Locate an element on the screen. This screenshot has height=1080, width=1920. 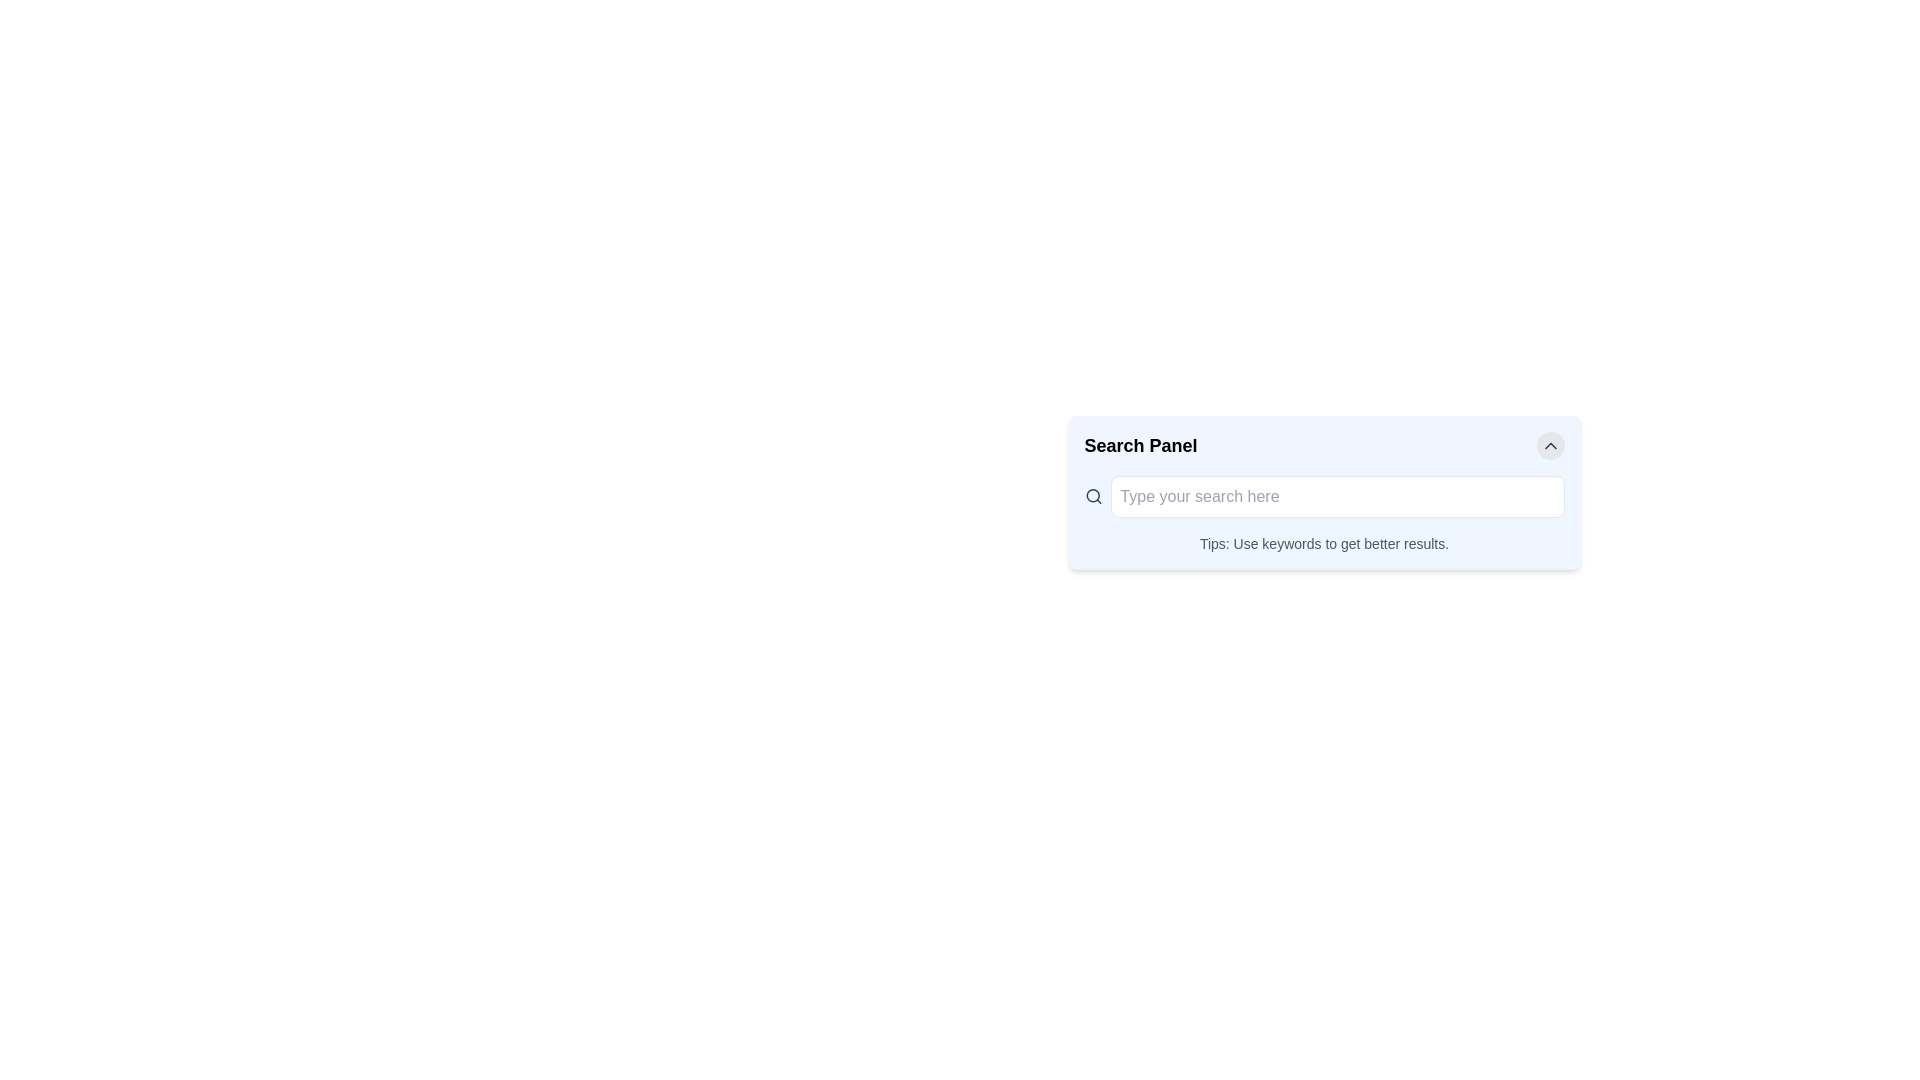
the 'up' direction icon located at the top-right corner of the search panel interface is located at coordinates (1549, 445).